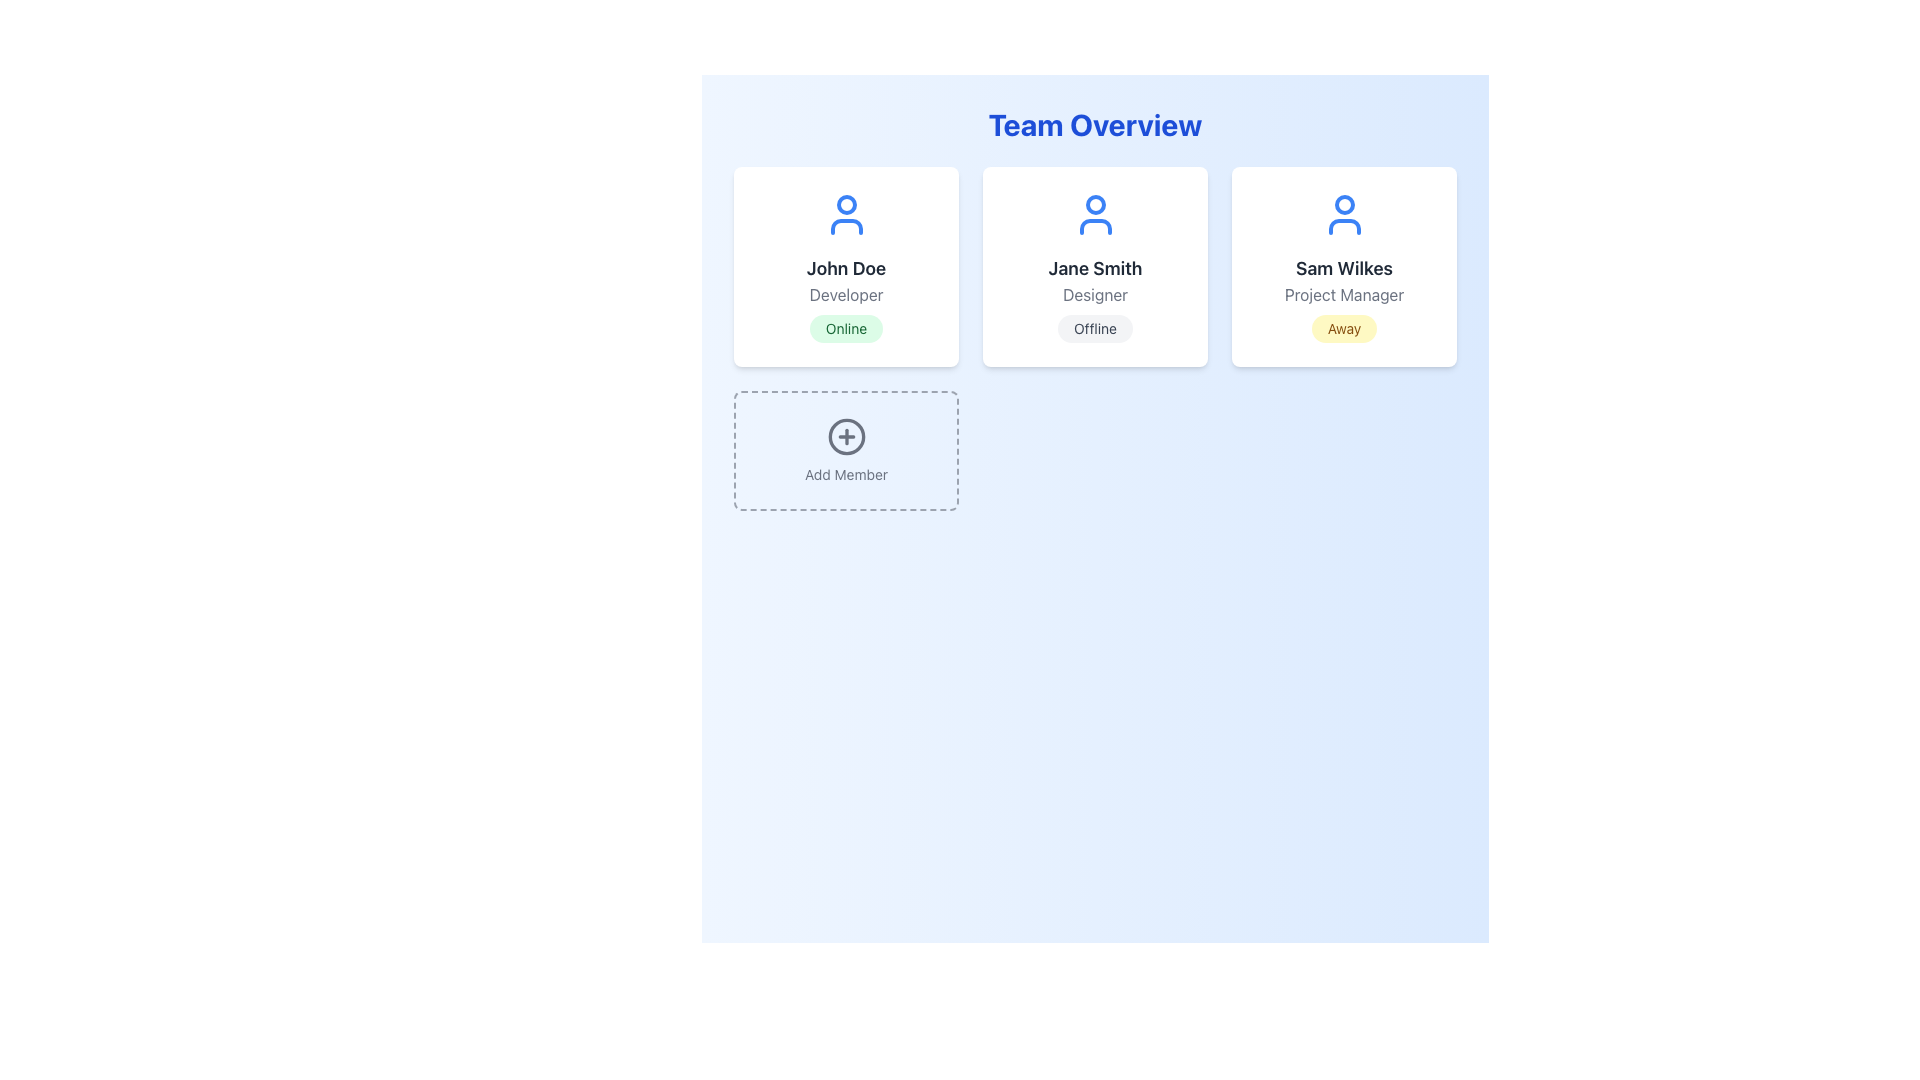 The width and height of the screenshot is (1920, 1080). I want to click on the decorative graphical element at the upper section of the user profile icon for 'Sam Wilkes', which is the third card in the horizontal row of user information cards, so click(1344, 204).